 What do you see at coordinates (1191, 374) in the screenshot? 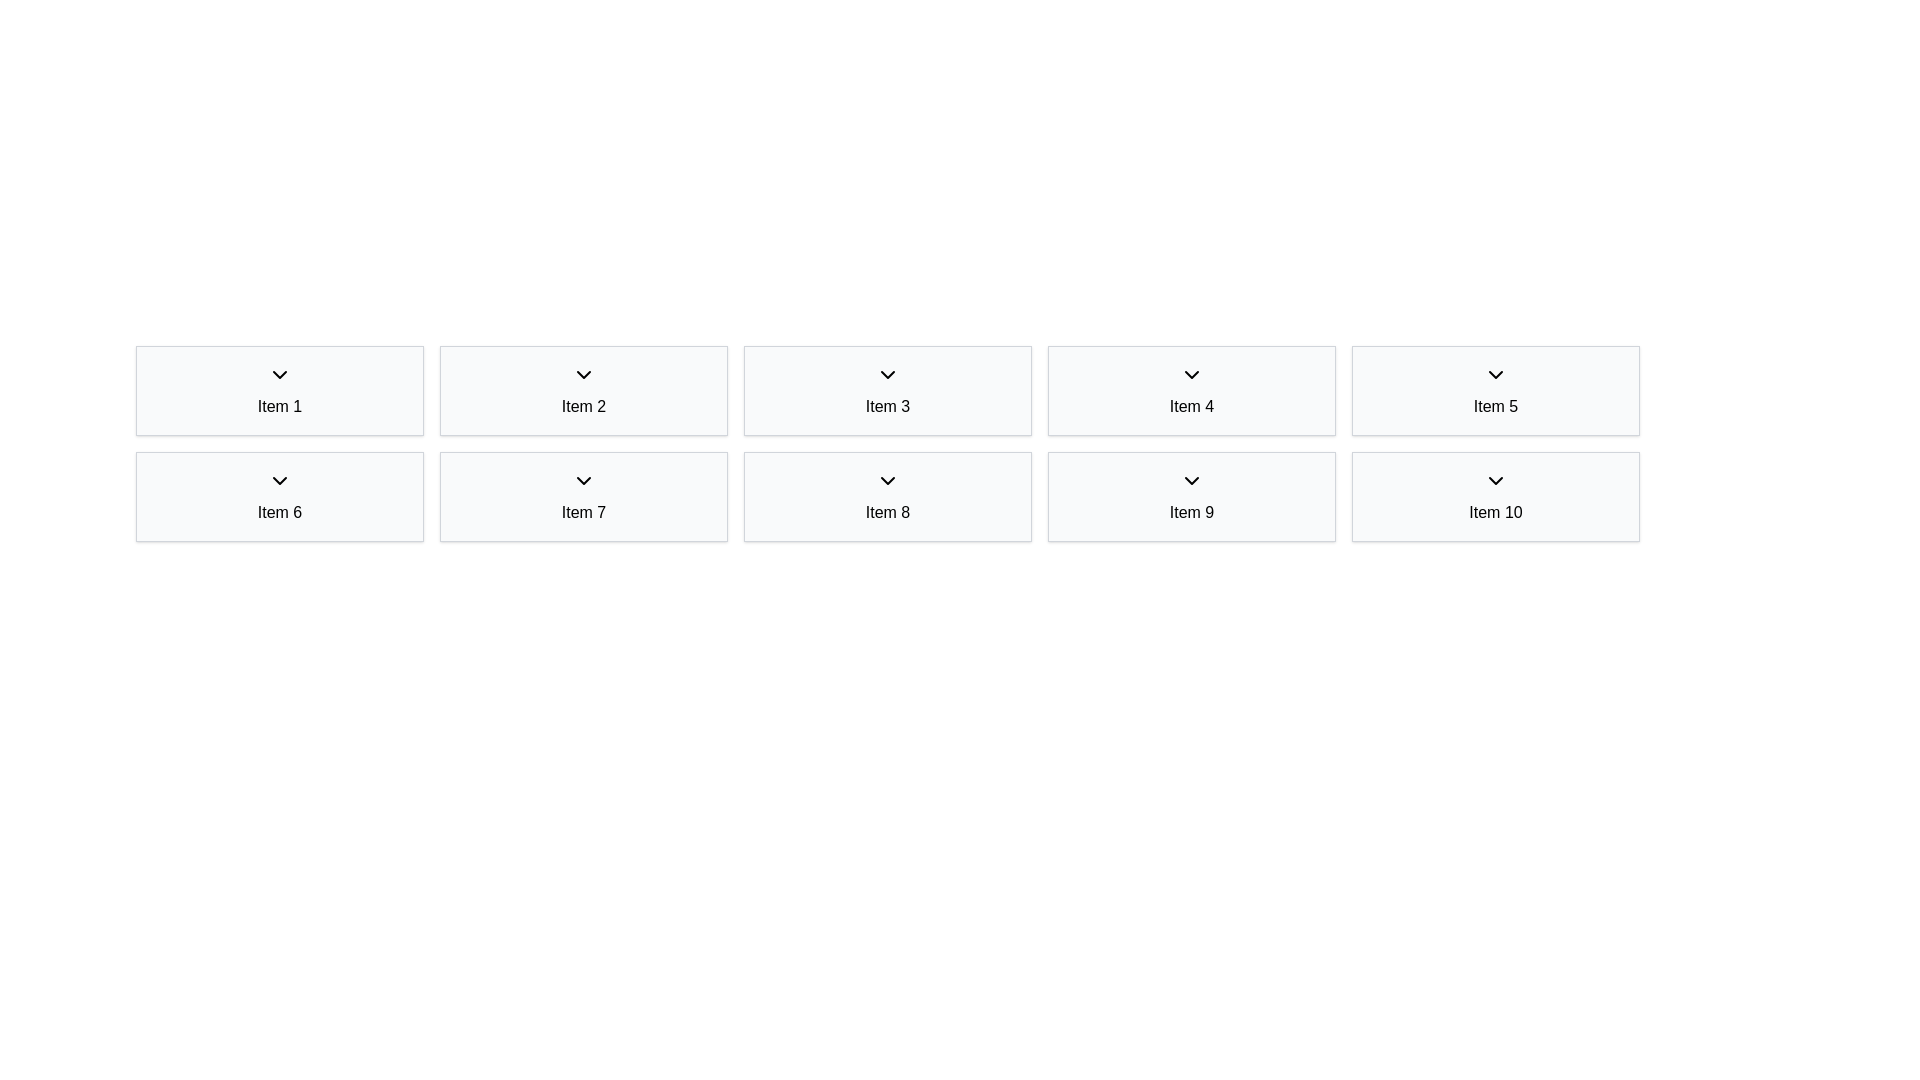
I see `the downward chevron icon located at the top-center of the item card titled 'Item 4'` at bounding box center [1191, 374].